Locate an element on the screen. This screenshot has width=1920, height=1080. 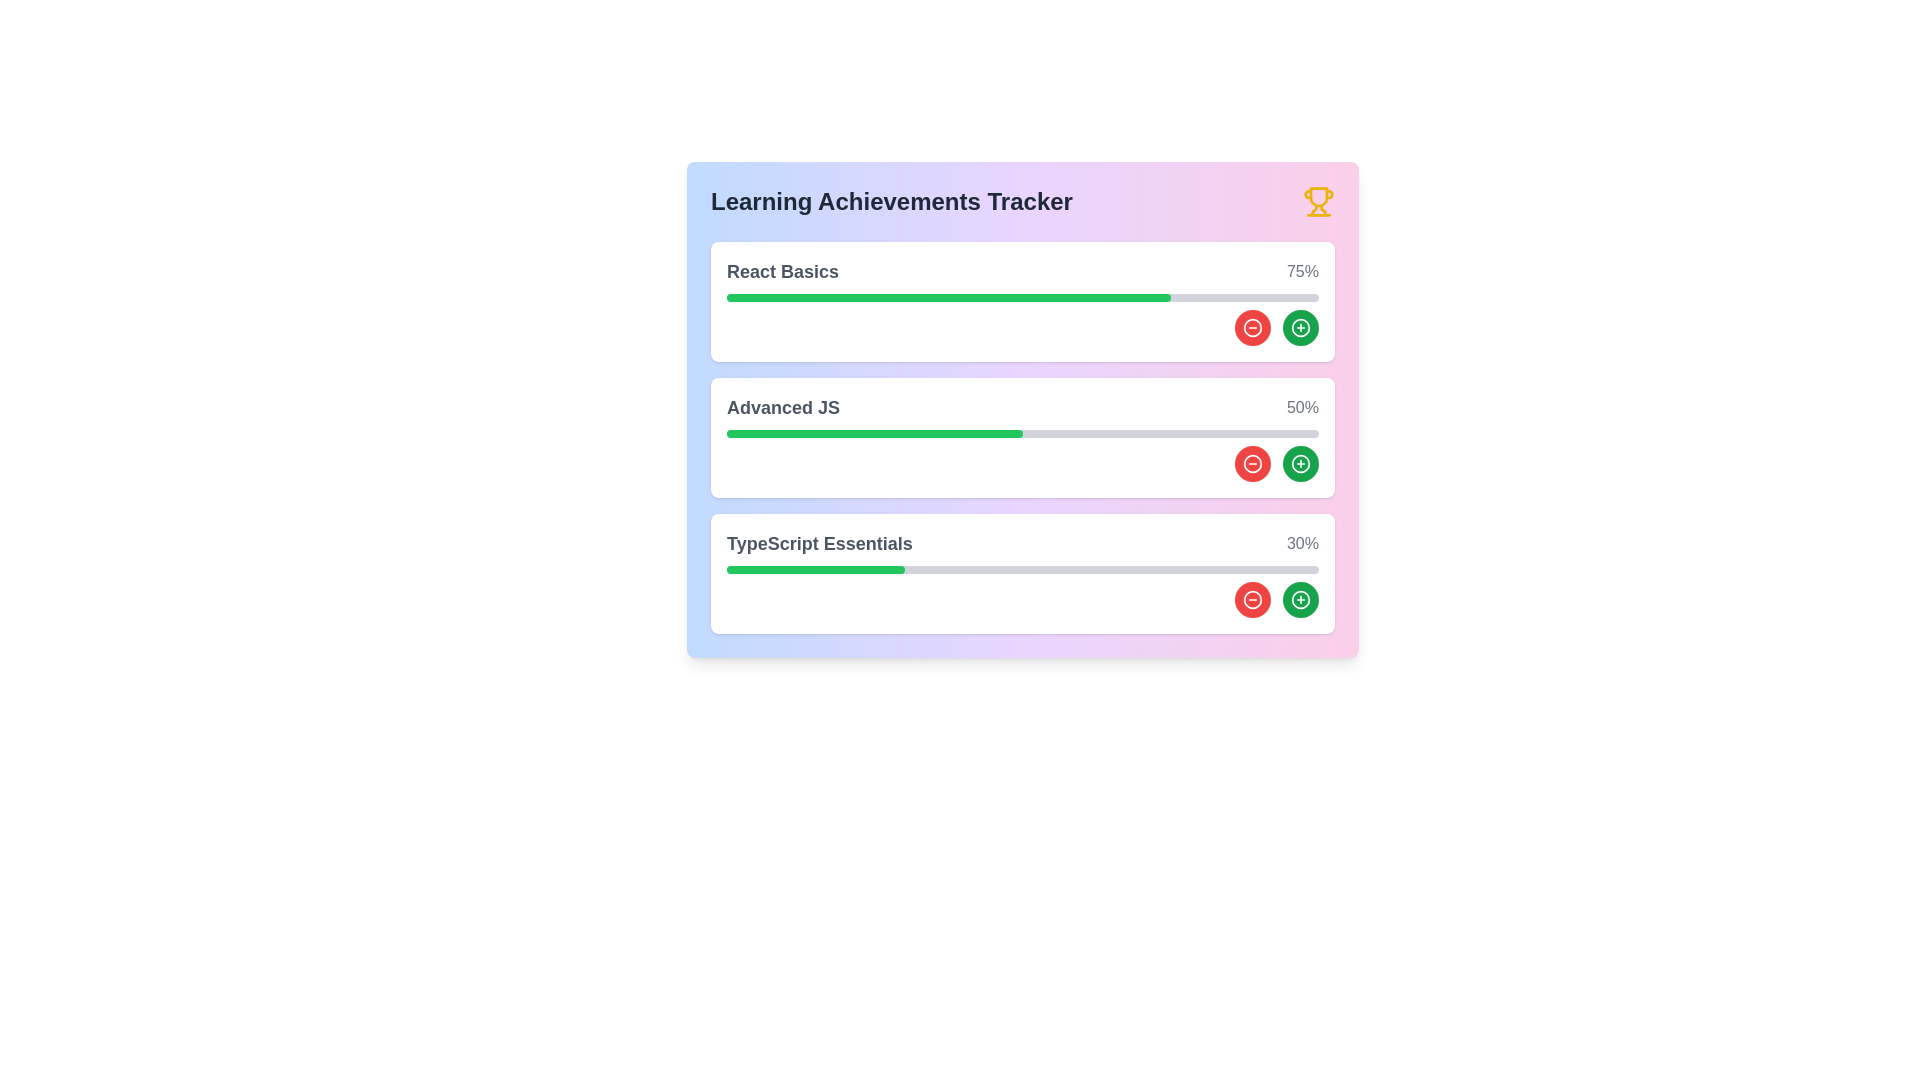
the decrement button located in the lower-right portion of the 'Advanced JS' section is located at coordinates (1251, 463).